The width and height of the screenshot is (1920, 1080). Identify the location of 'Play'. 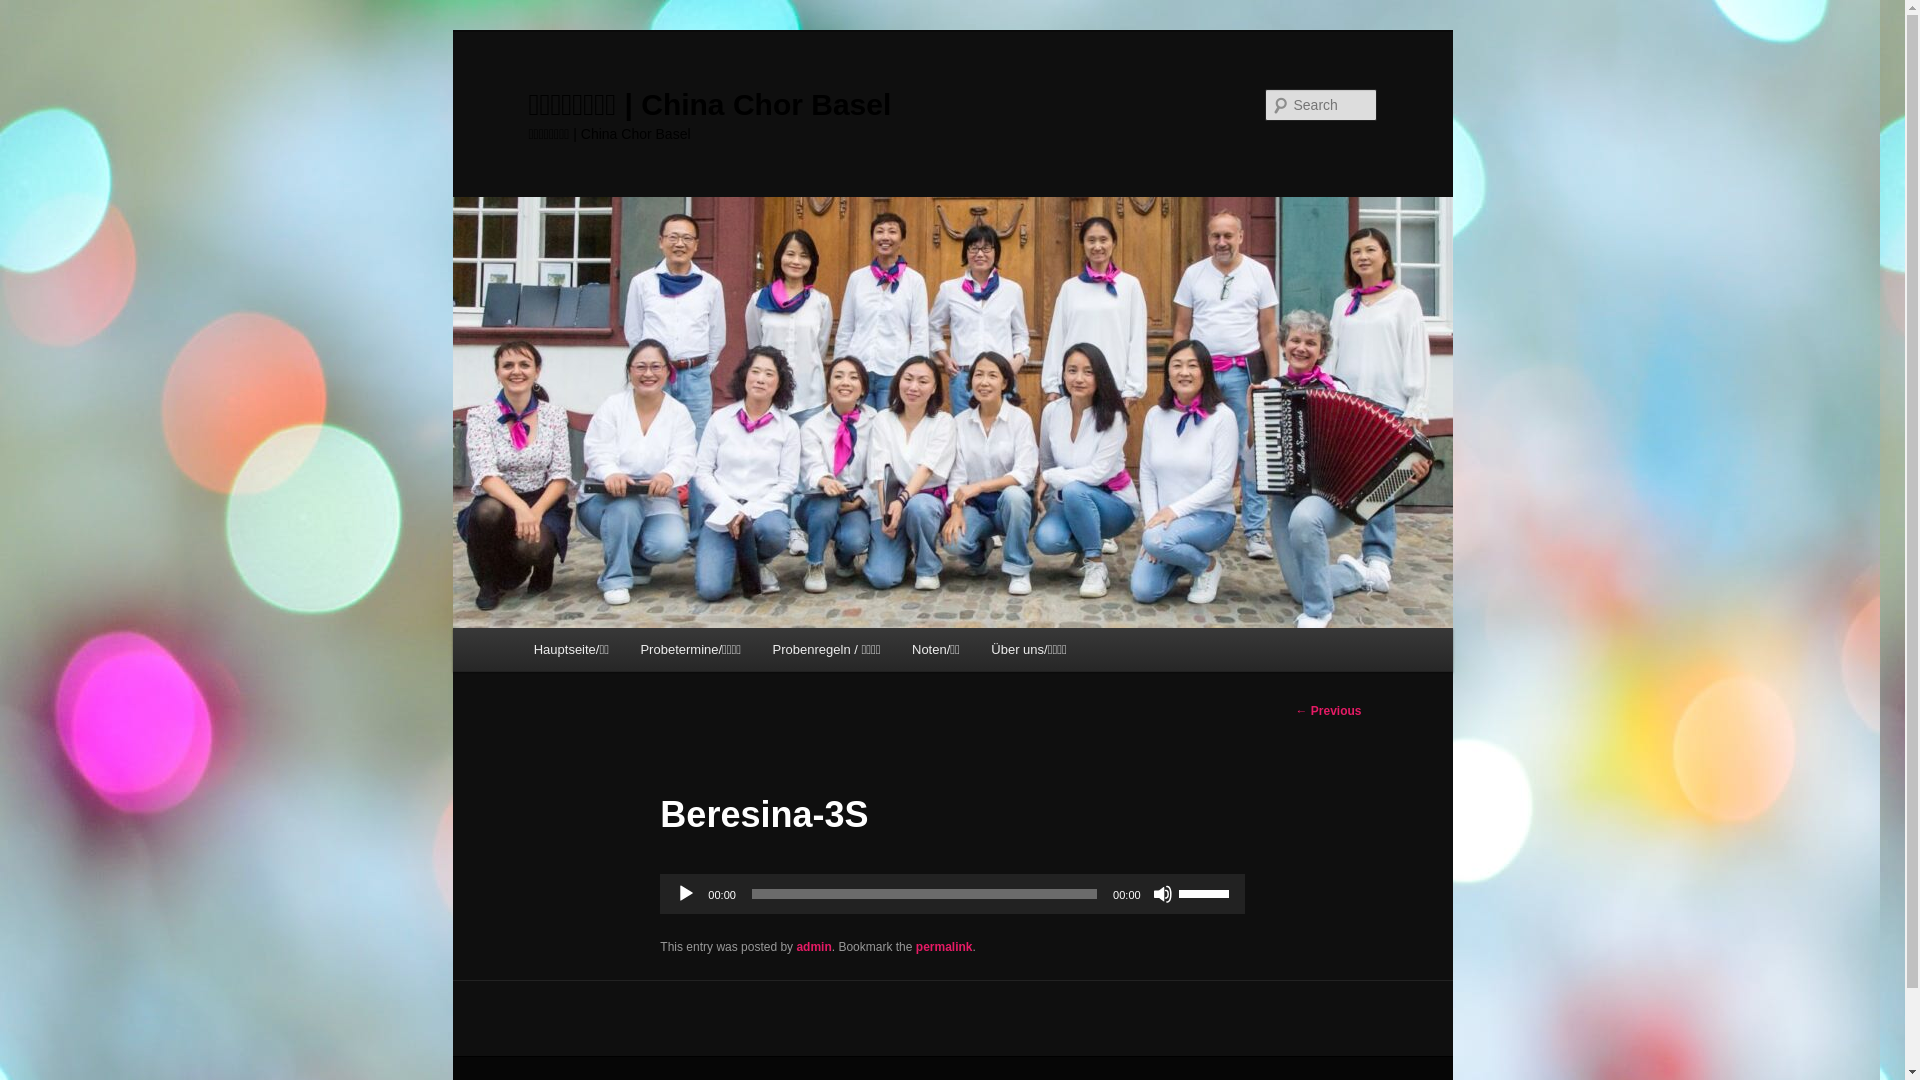
(686, 893).